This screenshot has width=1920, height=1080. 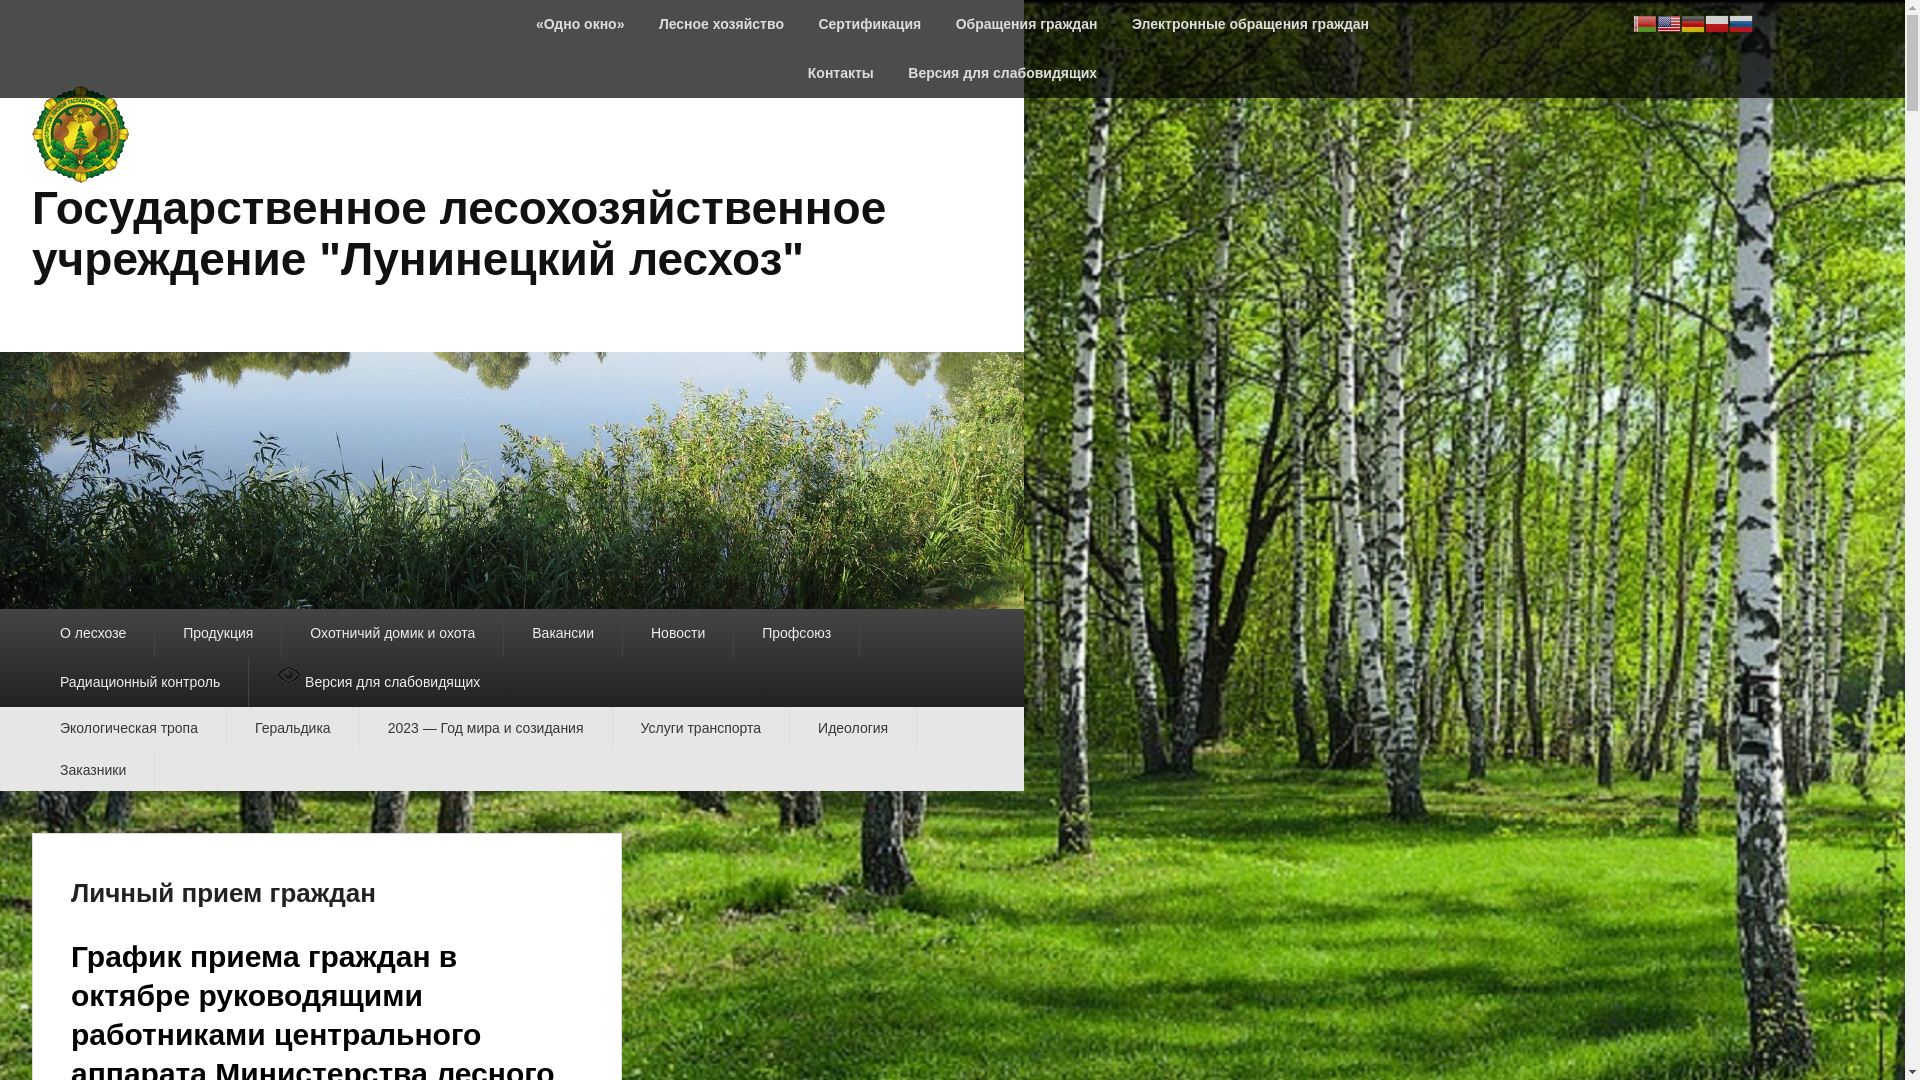 What do you see at coordinates (1716, 22) in the screenshot?
I see `'Polish'` at bounding box center [1716, 22].